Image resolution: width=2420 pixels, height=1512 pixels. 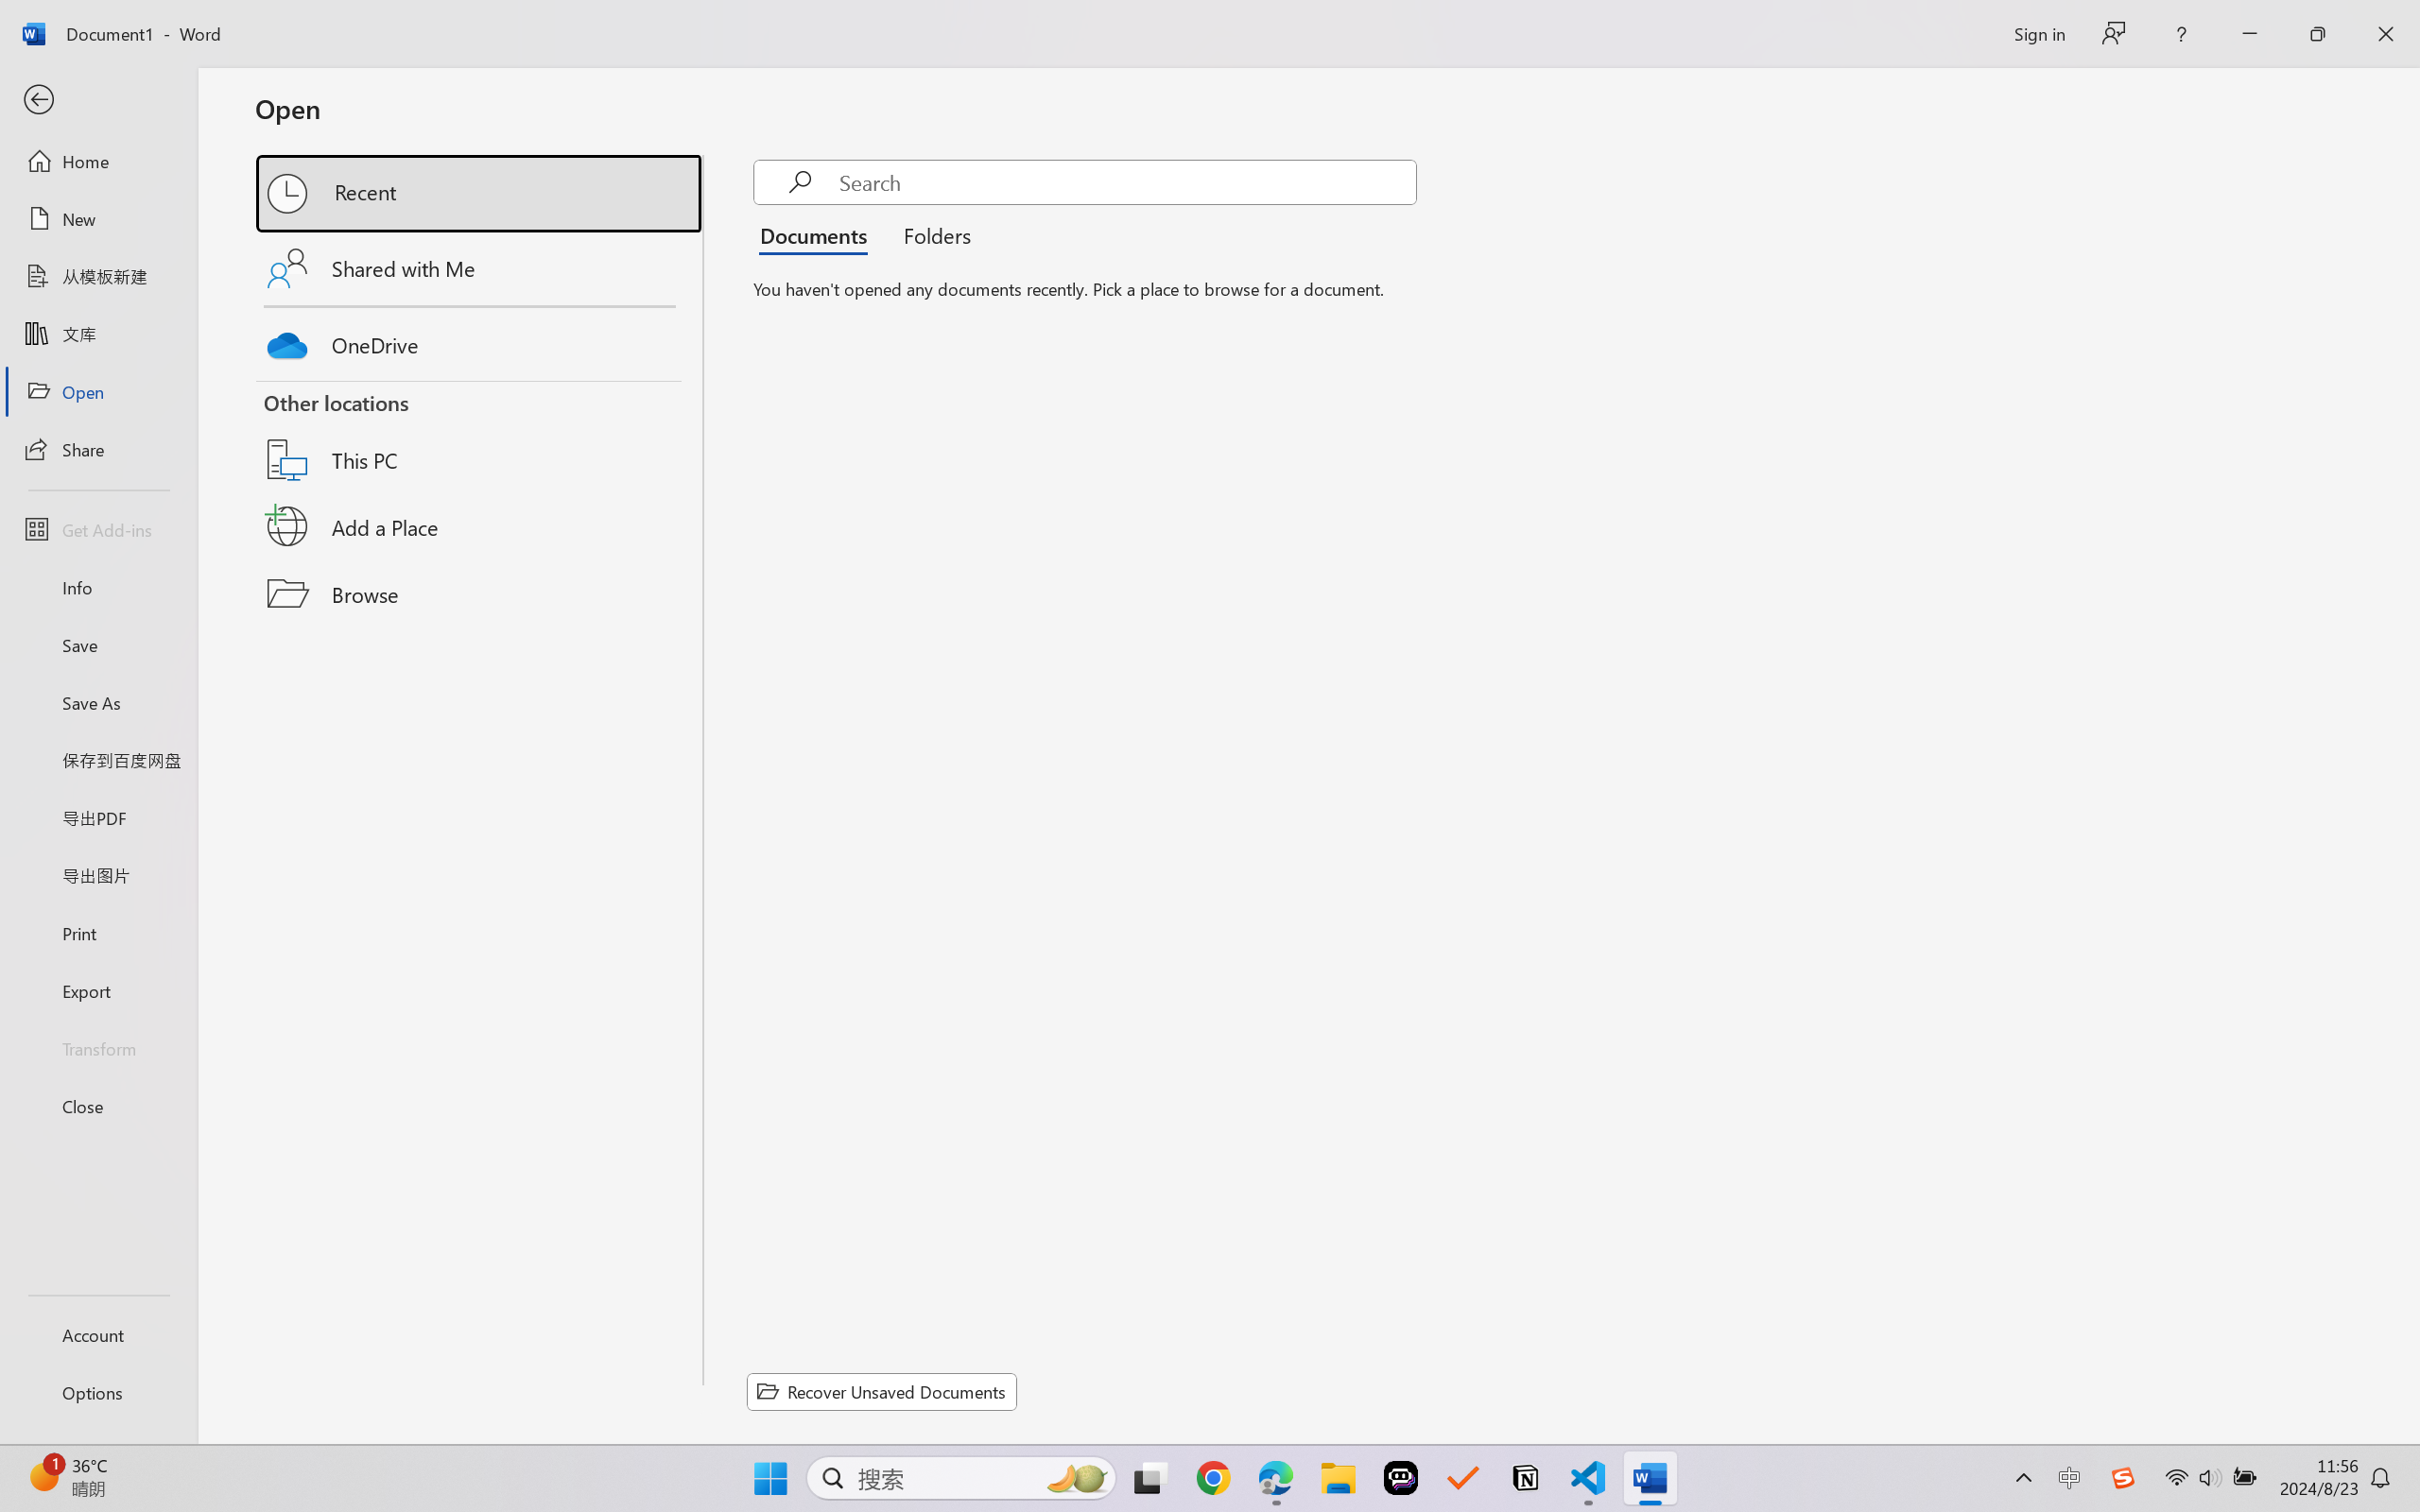 I want to click on 'New', so click(x=97, y=217).